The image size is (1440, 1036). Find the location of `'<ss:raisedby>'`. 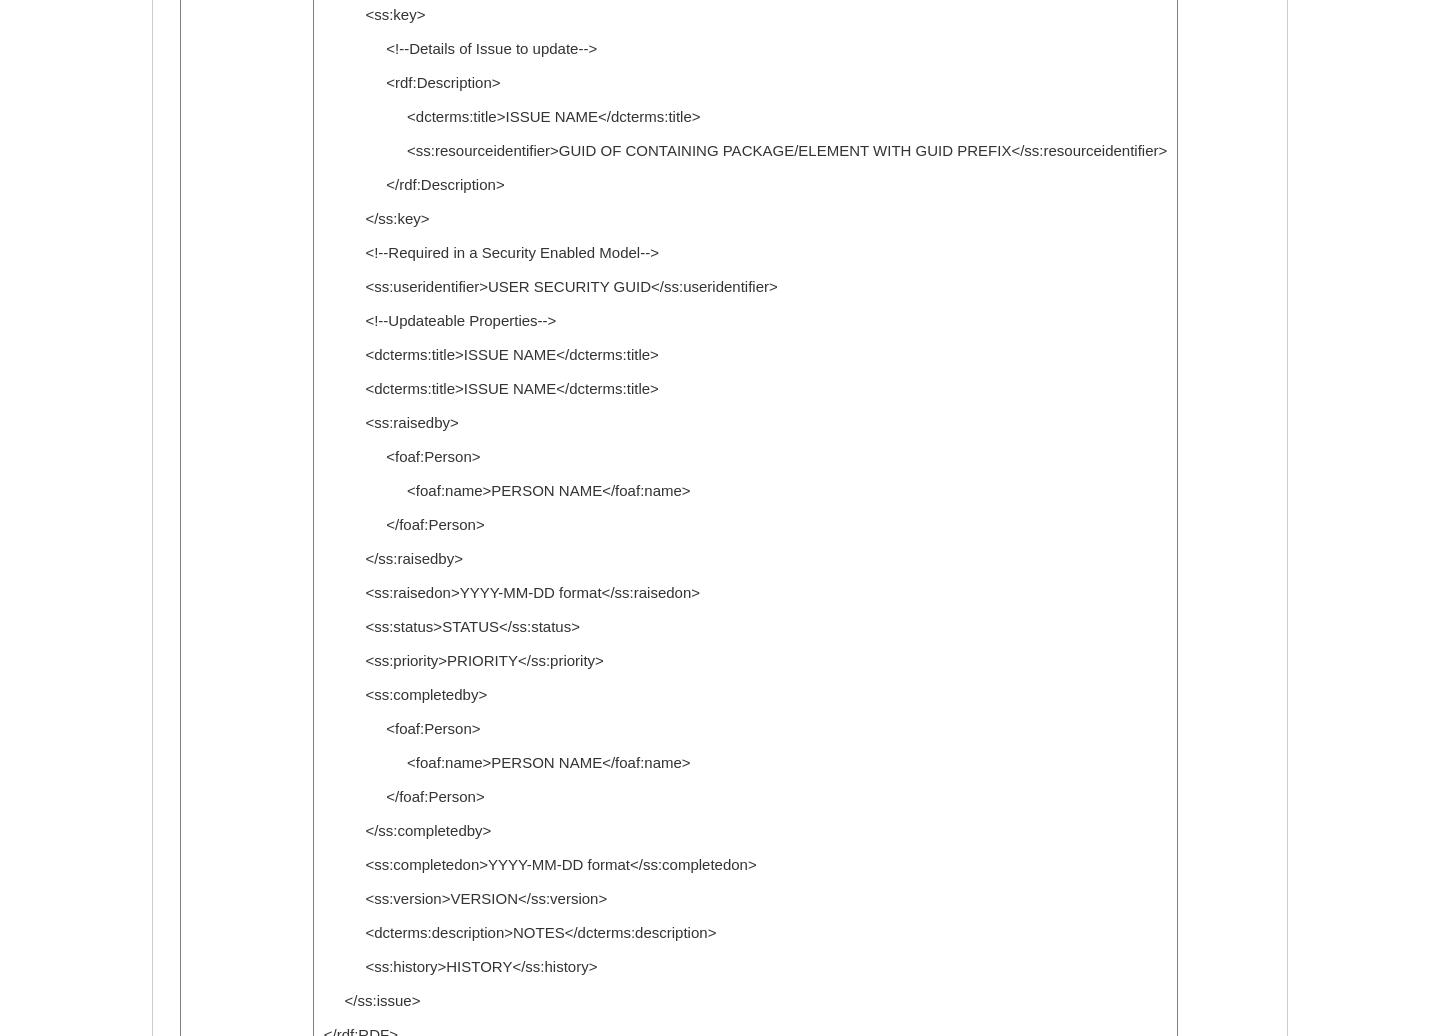

'<ss:raisedby>' is located at coordinates (389, 422).